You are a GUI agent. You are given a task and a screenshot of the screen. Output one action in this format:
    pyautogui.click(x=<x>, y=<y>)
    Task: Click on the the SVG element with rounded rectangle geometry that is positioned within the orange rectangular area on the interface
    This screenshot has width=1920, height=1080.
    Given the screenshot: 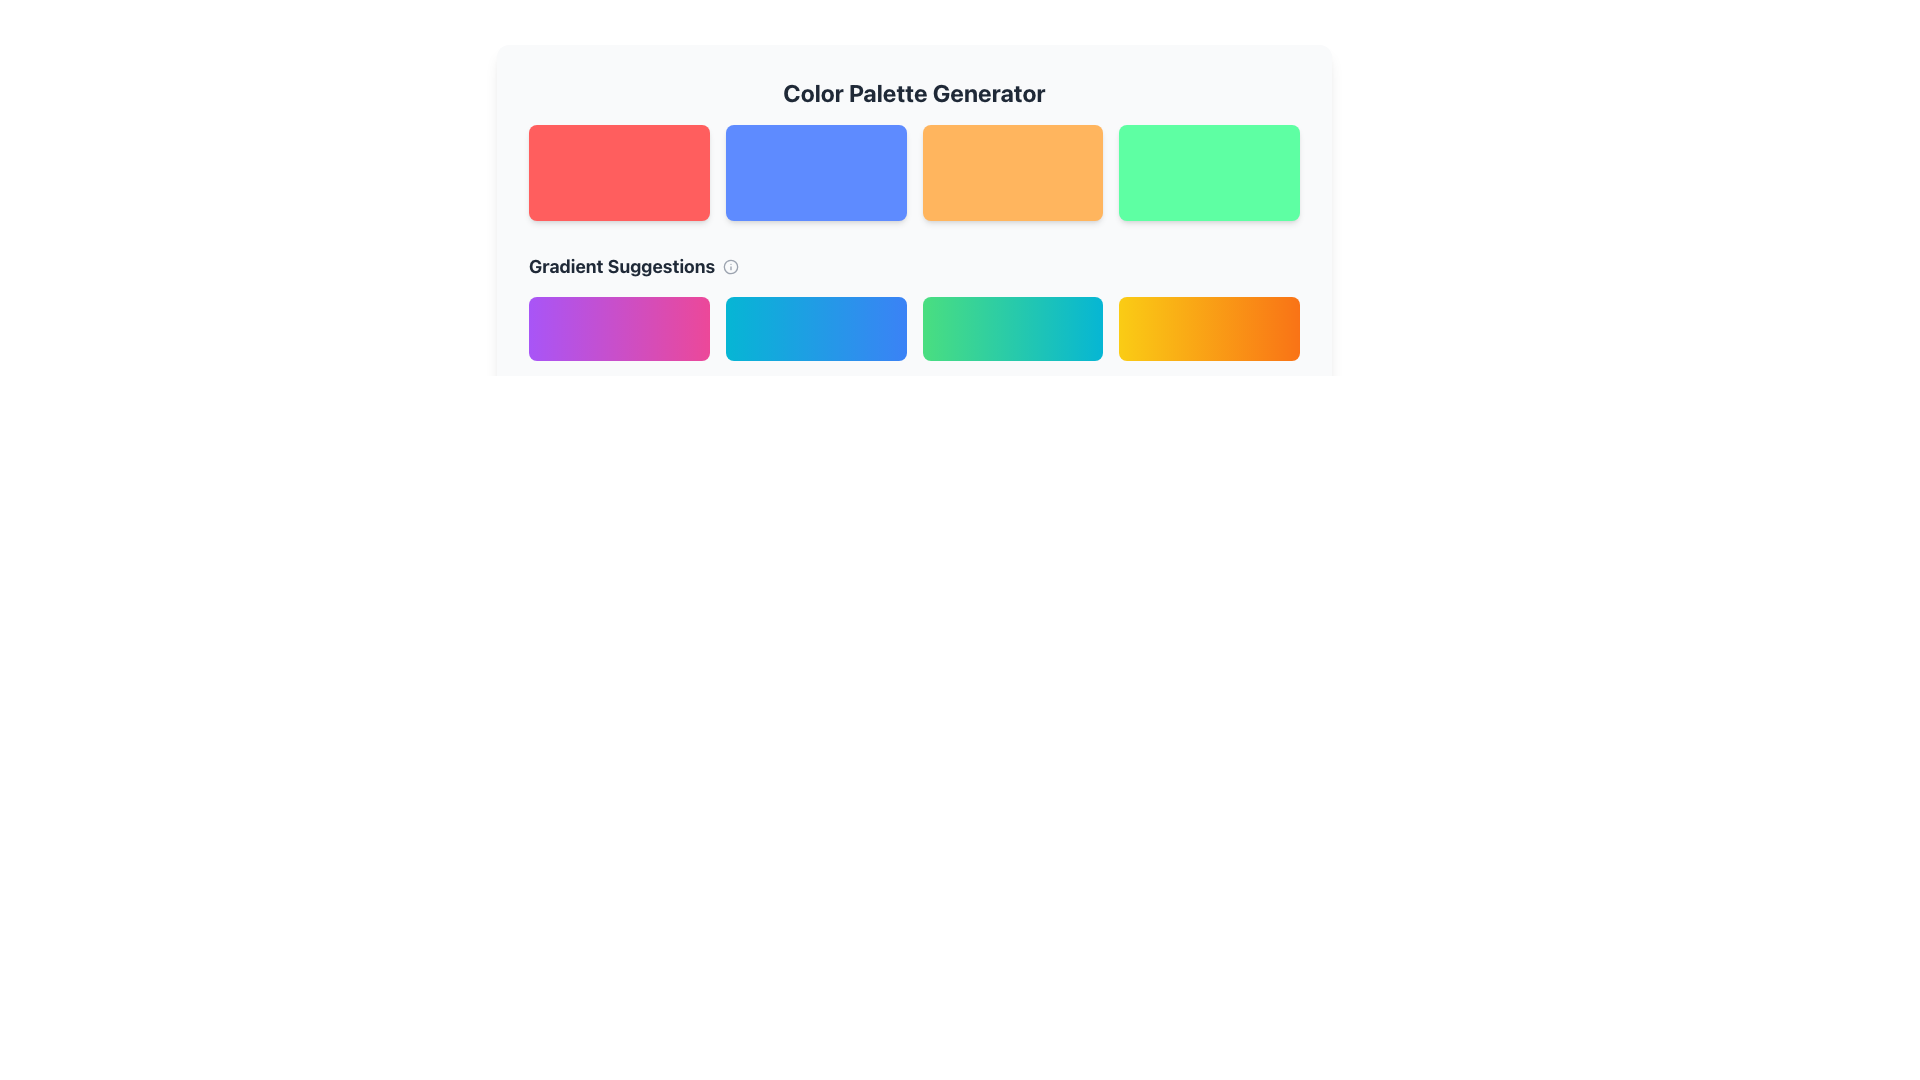 What is the action you would take?
    pyautogui.click(x=1056, y=200)
    